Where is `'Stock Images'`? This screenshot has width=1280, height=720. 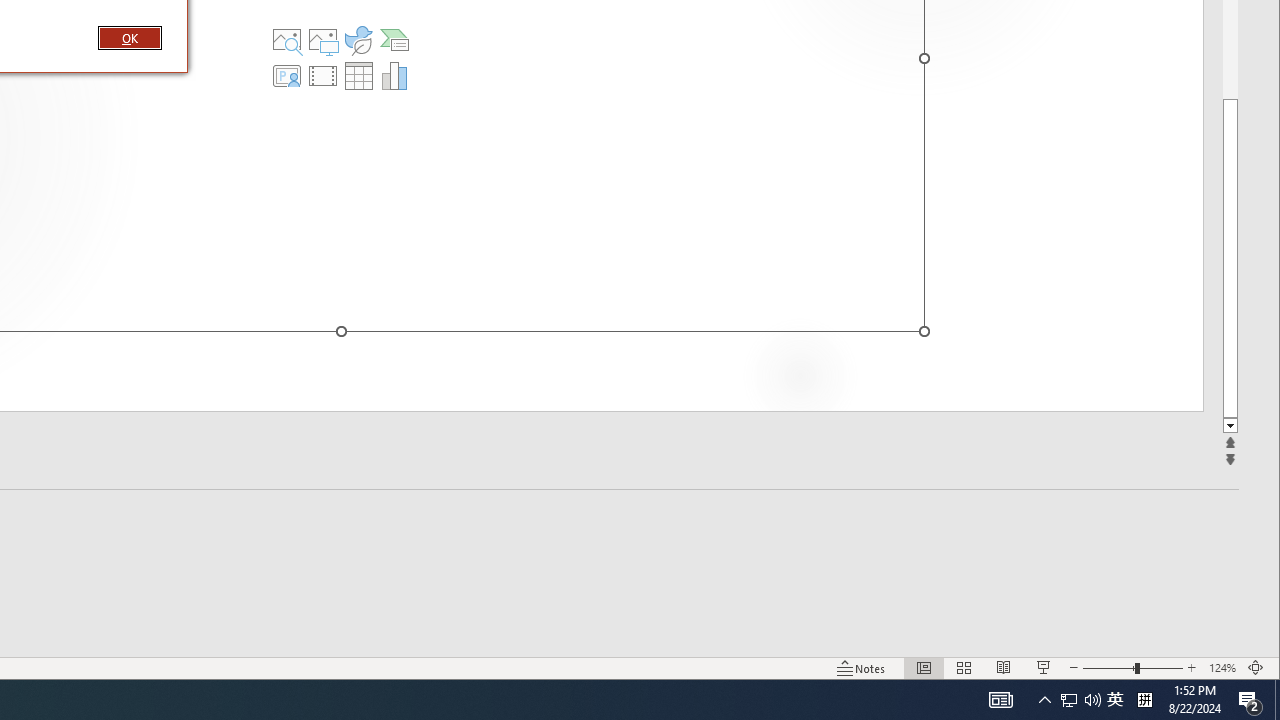 'Stock Images' is located at coordinates (286, 39).